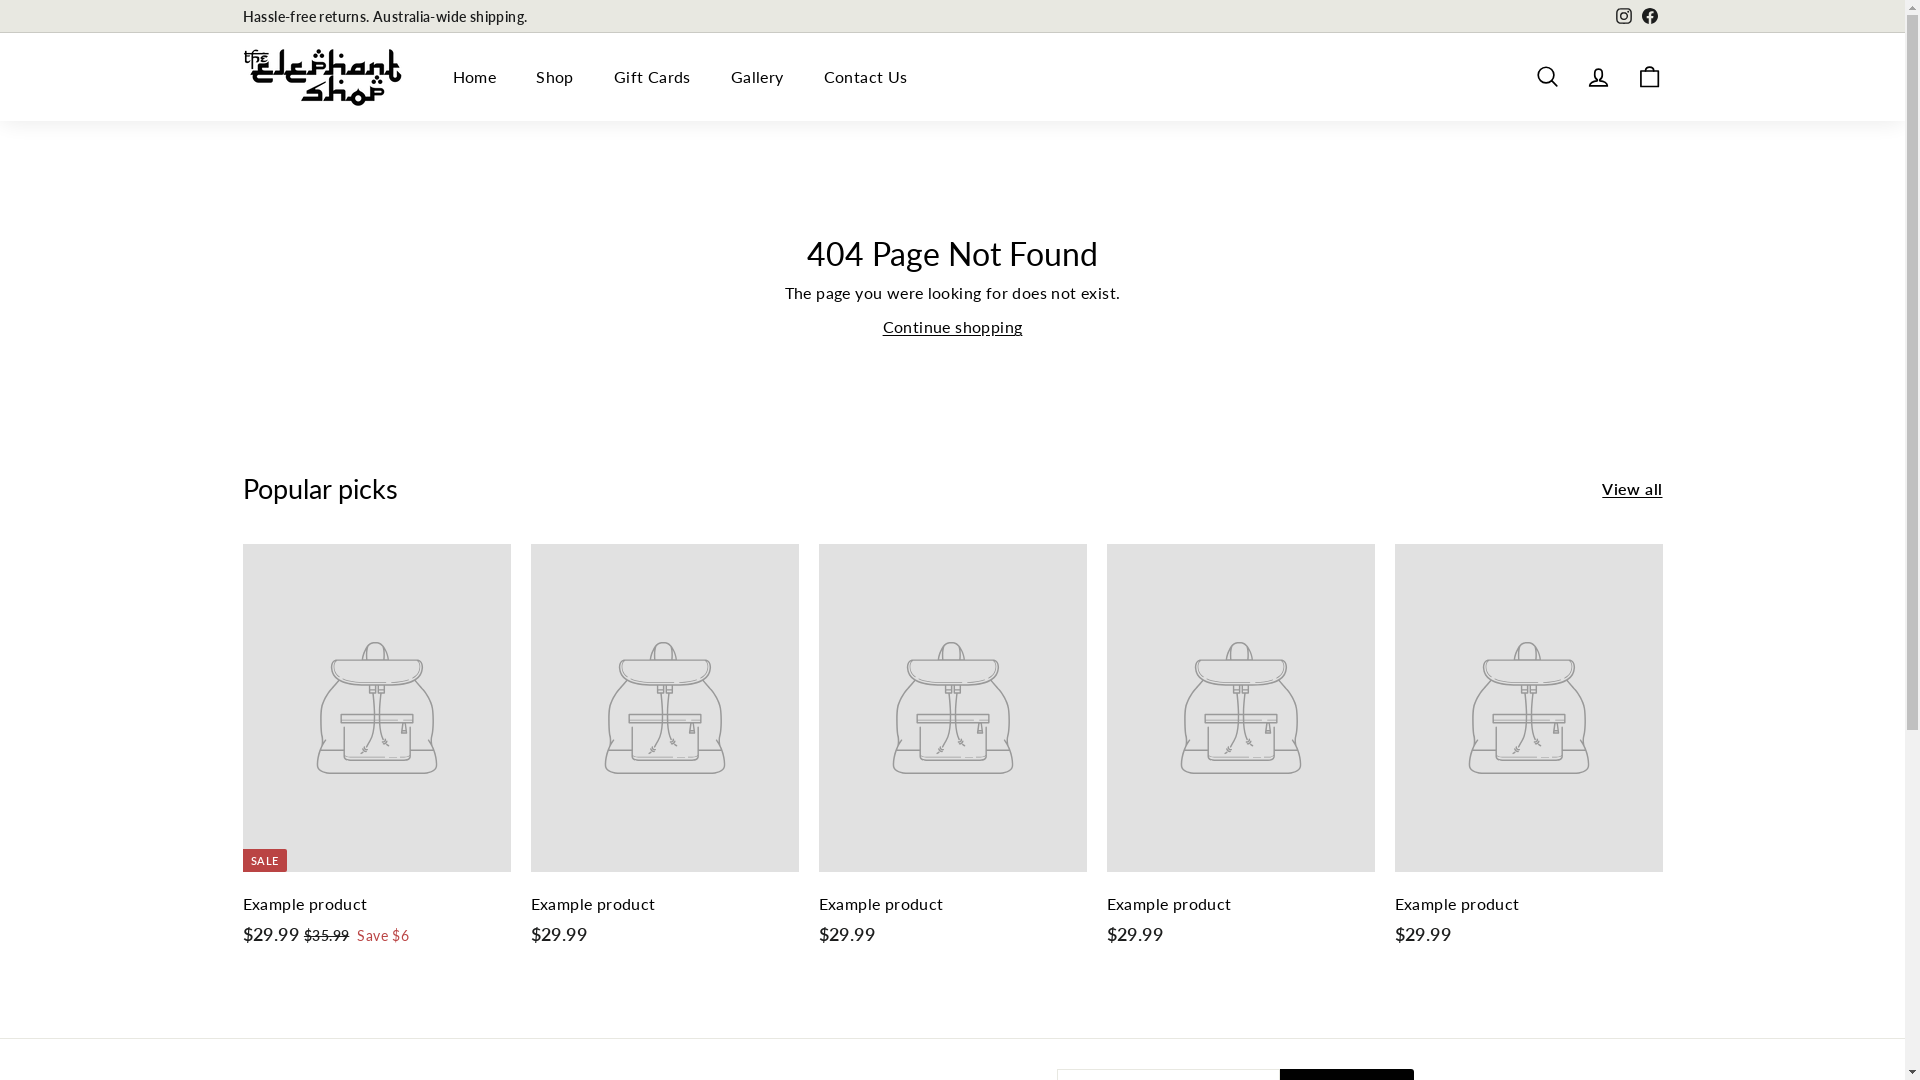 Image resolution: width=1920 pixels, height=1080 pixels. What do you see at coordinates (756, 76) in the screenshot?
I see `'Gallery'` at bounding box center [756, 76].